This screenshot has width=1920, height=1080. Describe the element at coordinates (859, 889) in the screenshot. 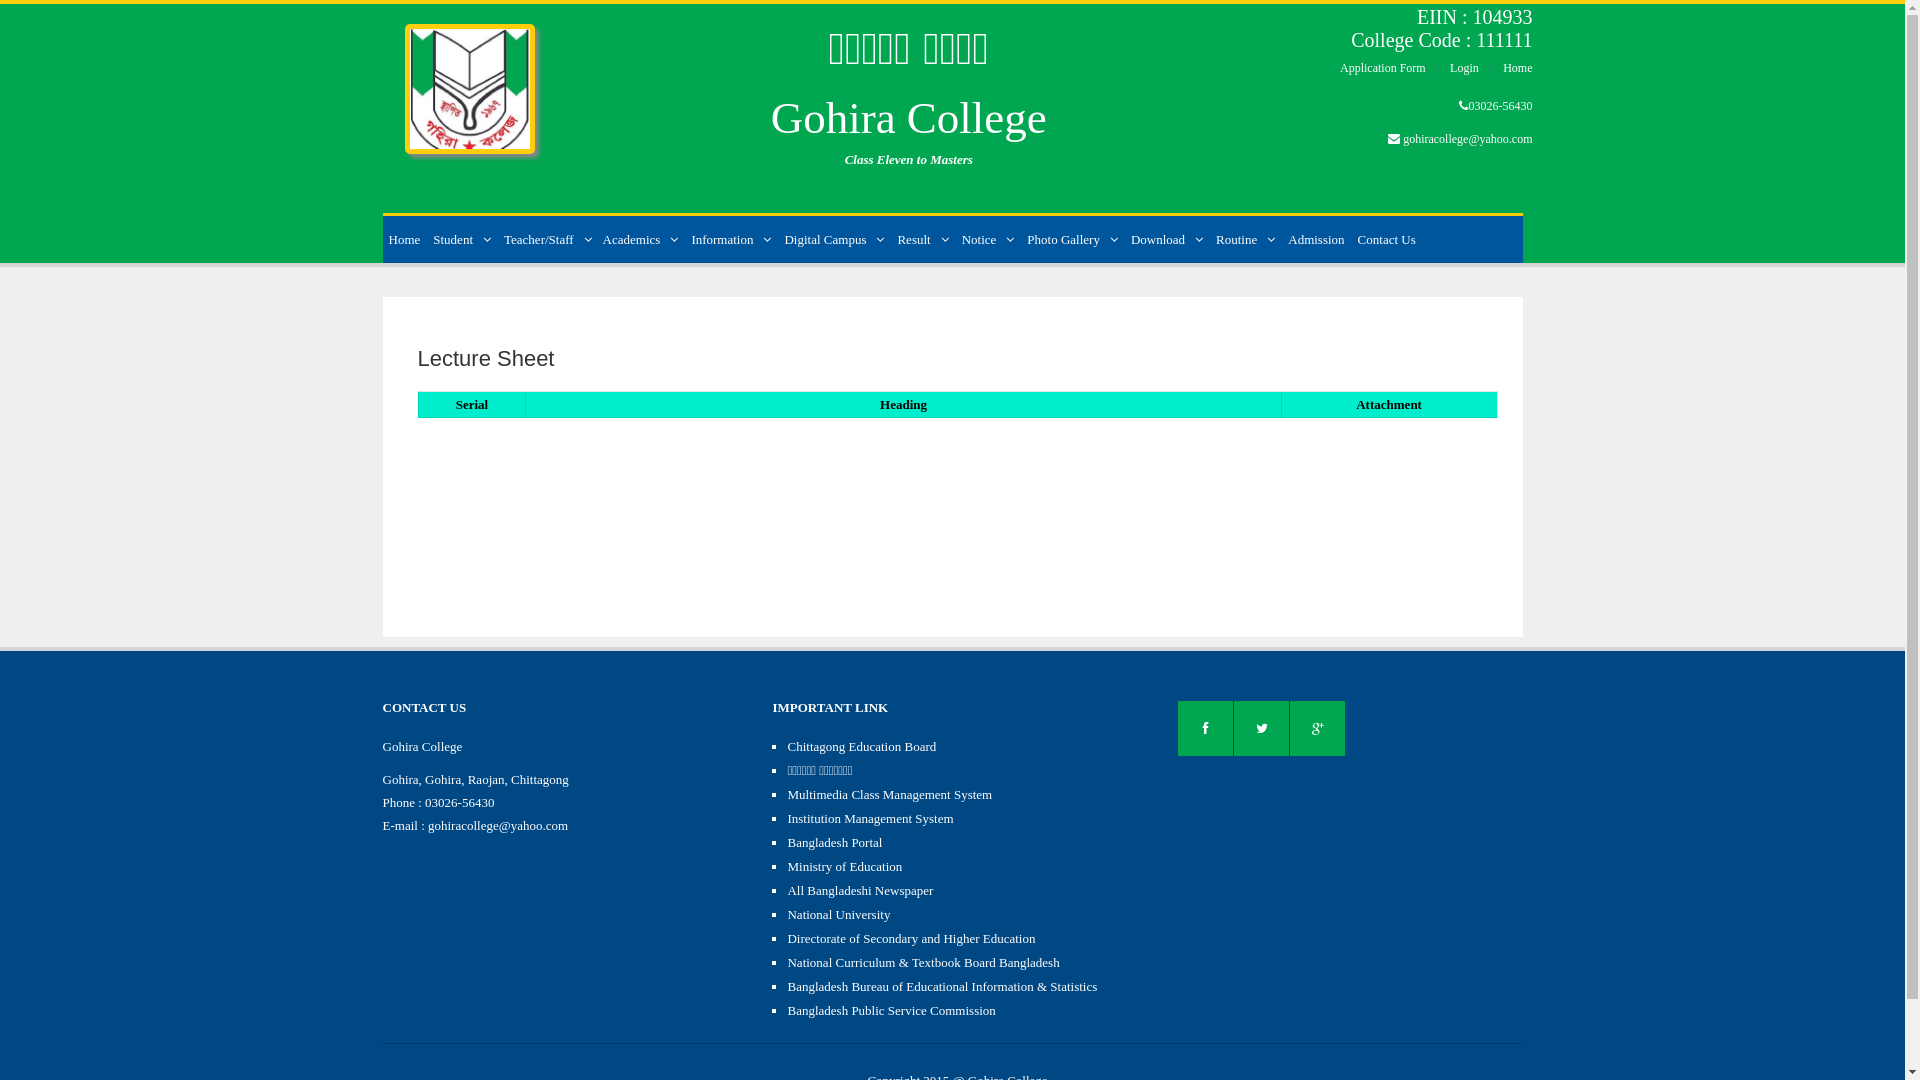

I see `'All Bangladeshi Newspaper'` at that location.